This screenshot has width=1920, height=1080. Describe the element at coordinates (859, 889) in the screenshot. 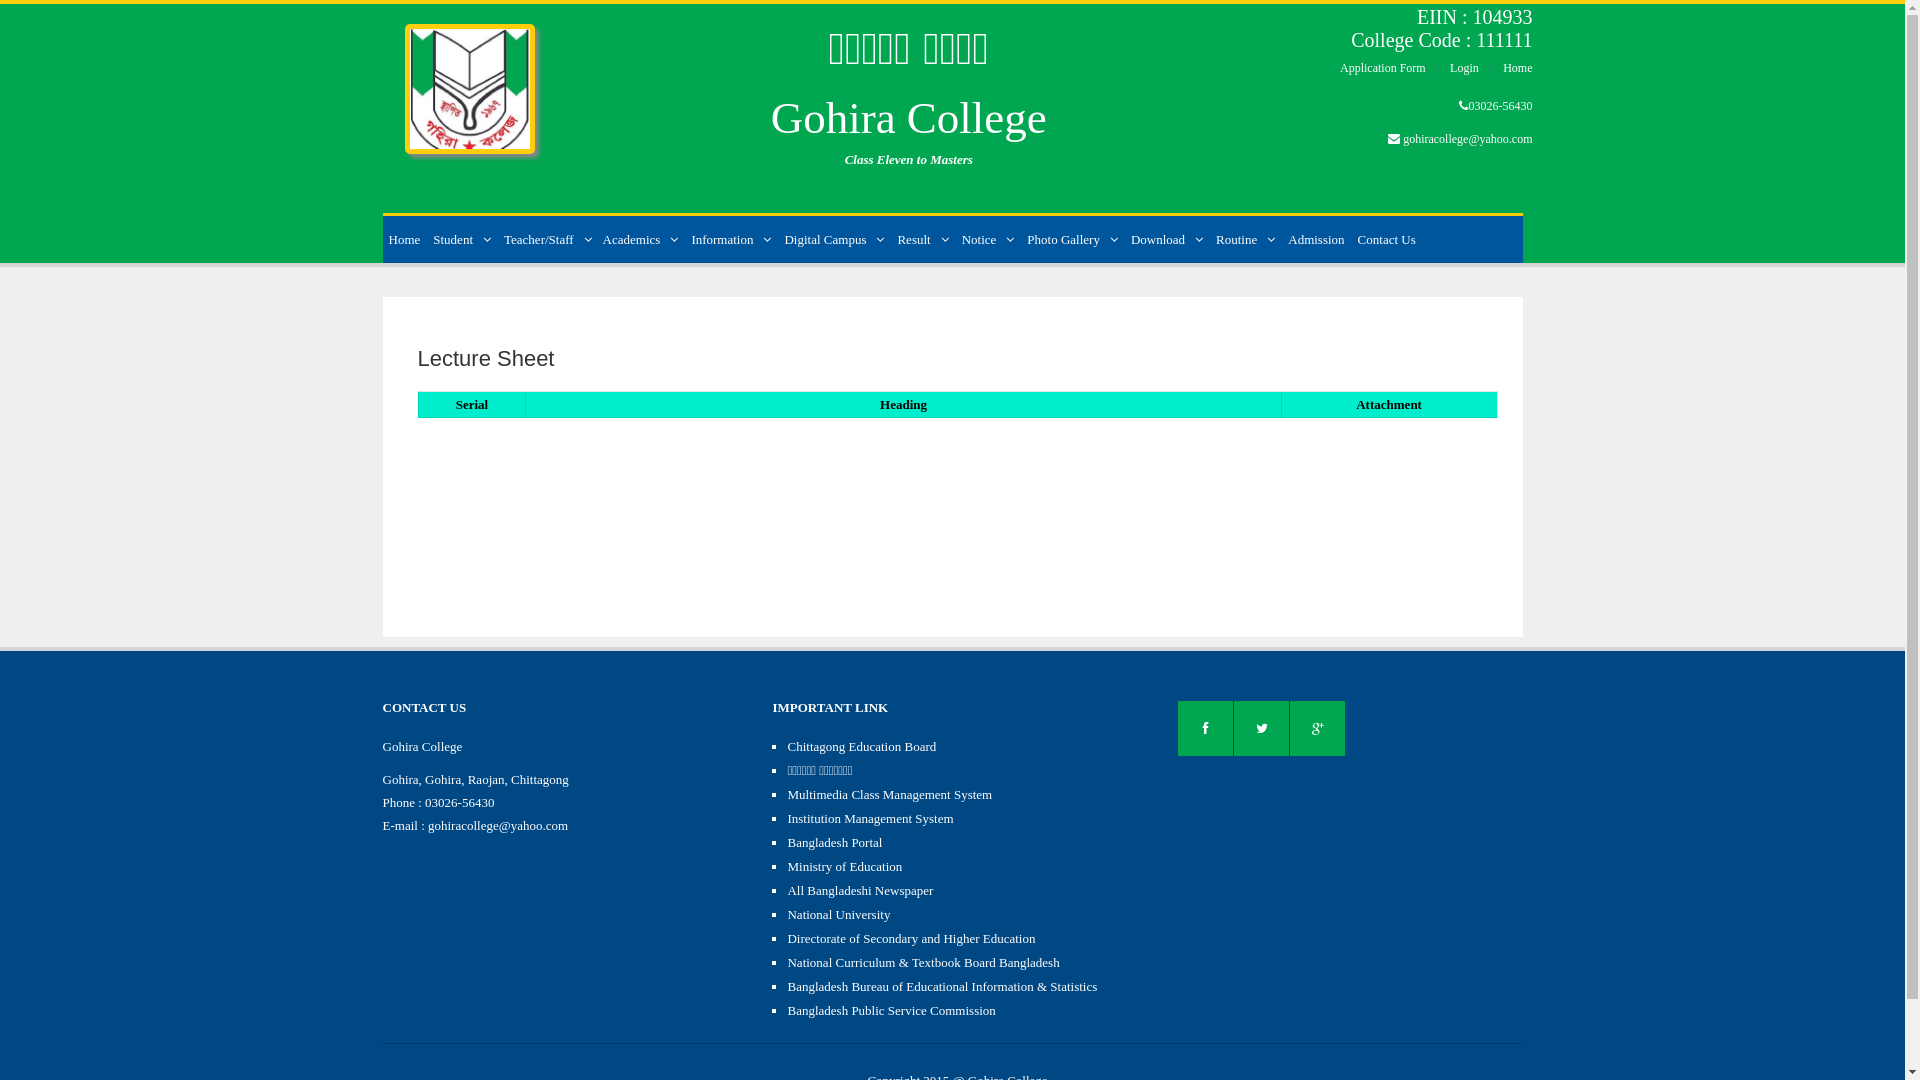

I see `'All Bangladeshi Newspaper'` at that location.